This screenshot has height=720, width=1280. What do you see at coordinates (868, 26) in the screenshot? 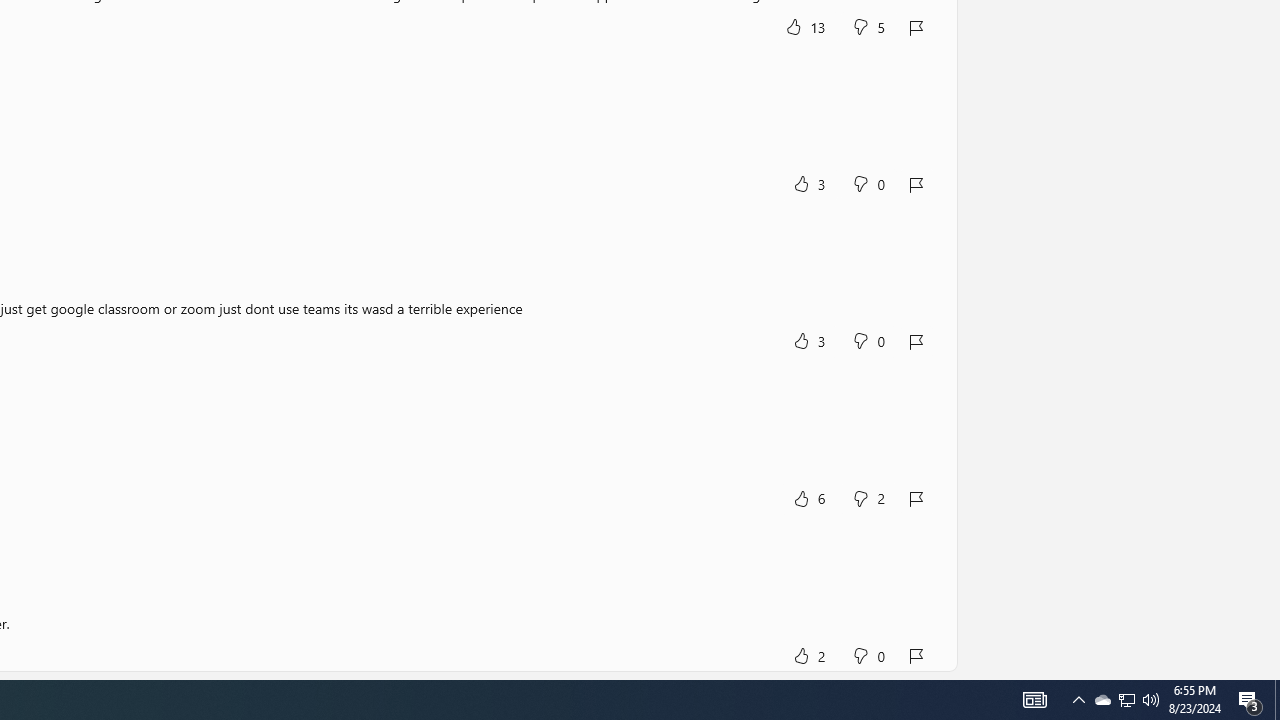
I see `'No, this was not helpful. 5 votes.'` at bounding box center [868, 26].